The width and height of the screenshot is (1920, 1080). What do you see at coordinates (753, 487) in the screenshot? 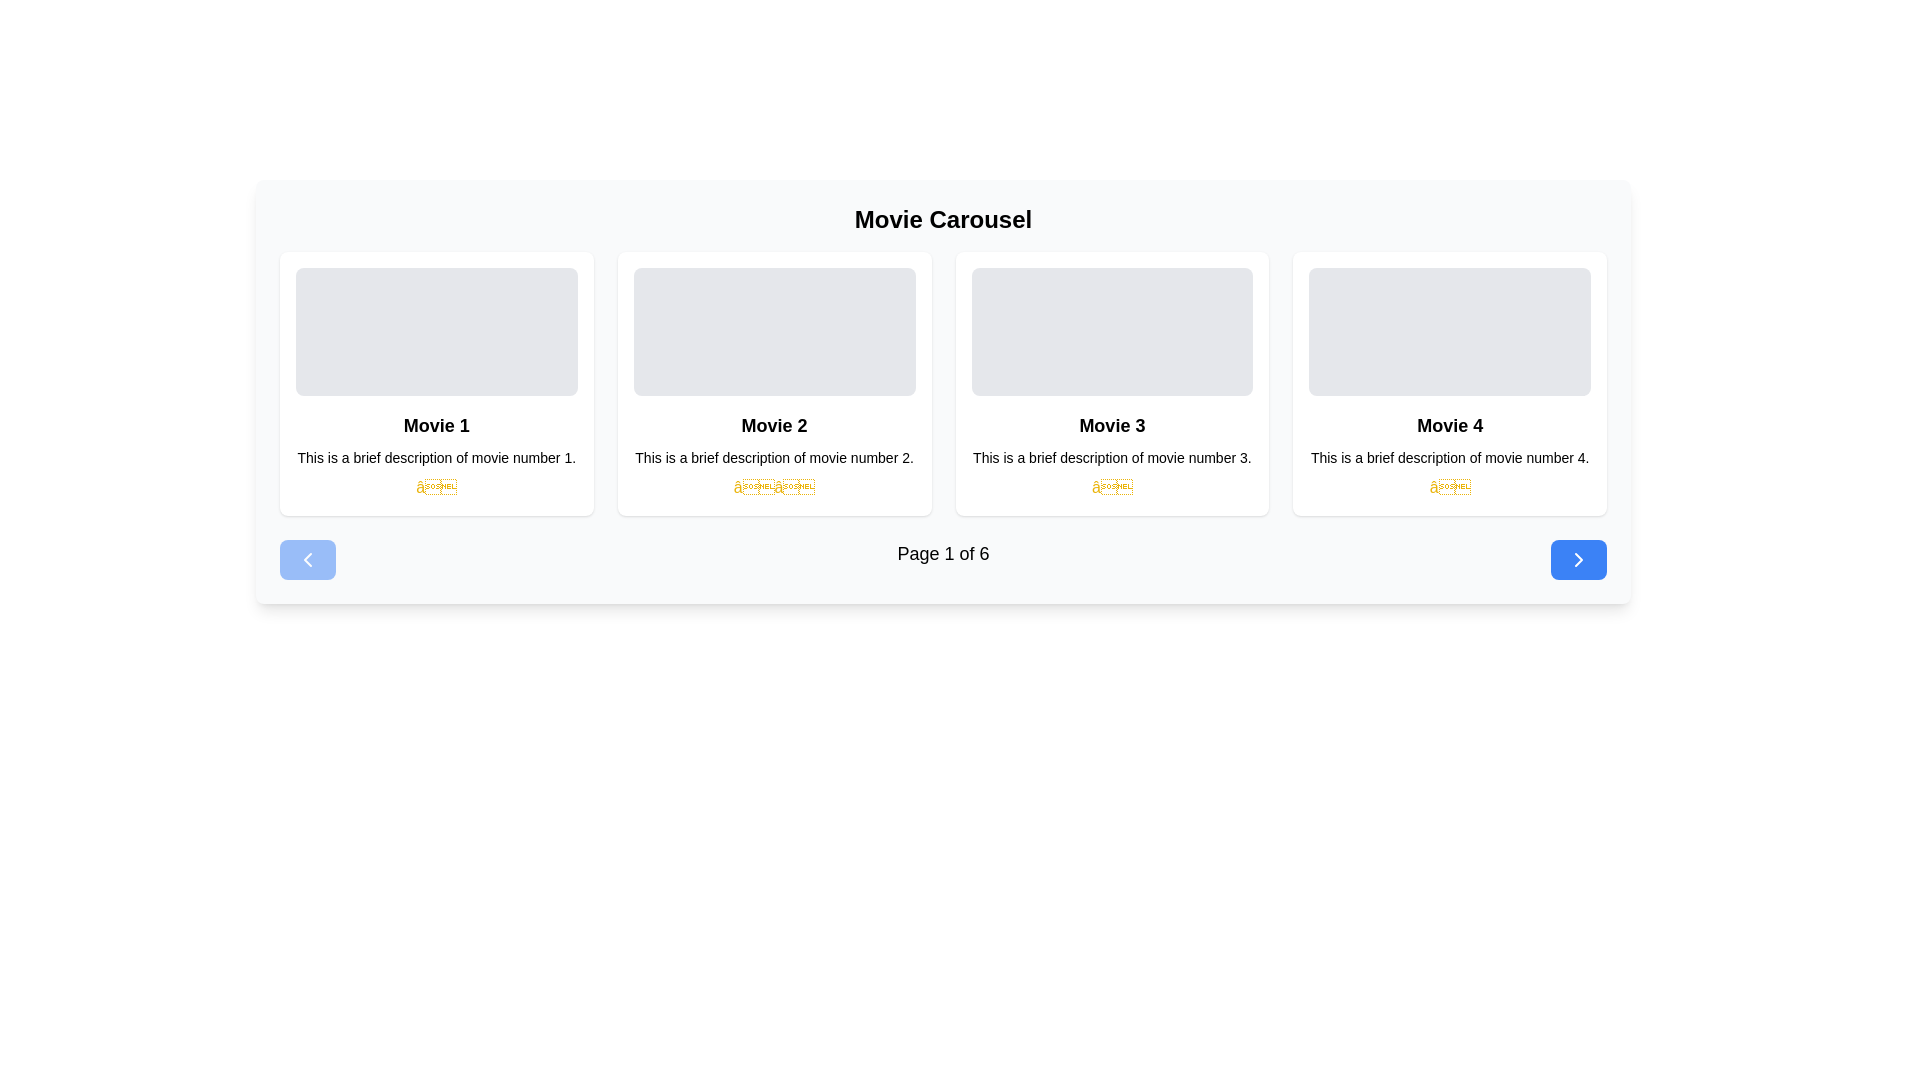
I see `the yellow star icon located in the 'Movie 2' card, which is the first of two star icons displayed below the 'Movie 2' description` at bounding box center [753, 487].